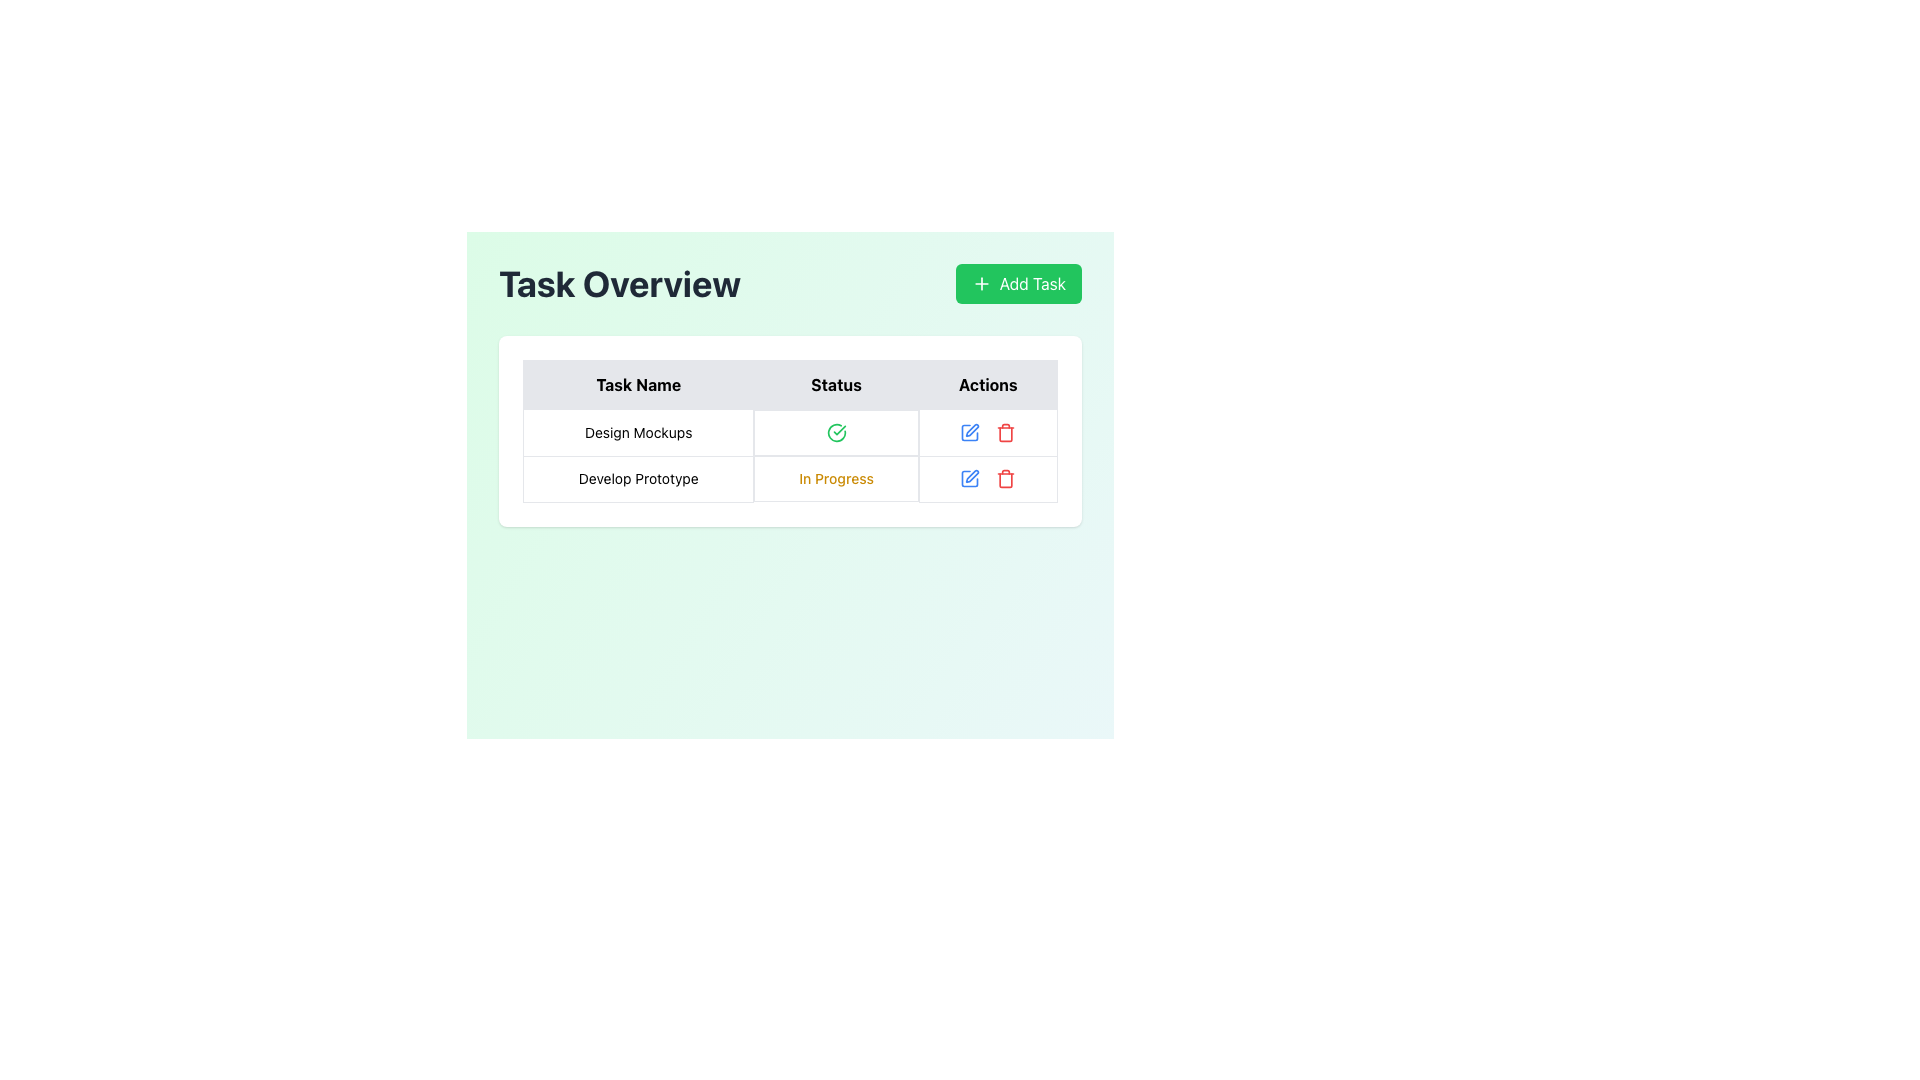  I want to click on the editing icon represented by a square outline with an open segment on the top-right corner in the top-right action column of the task row beneath 'Actions.', so click(970, 431).